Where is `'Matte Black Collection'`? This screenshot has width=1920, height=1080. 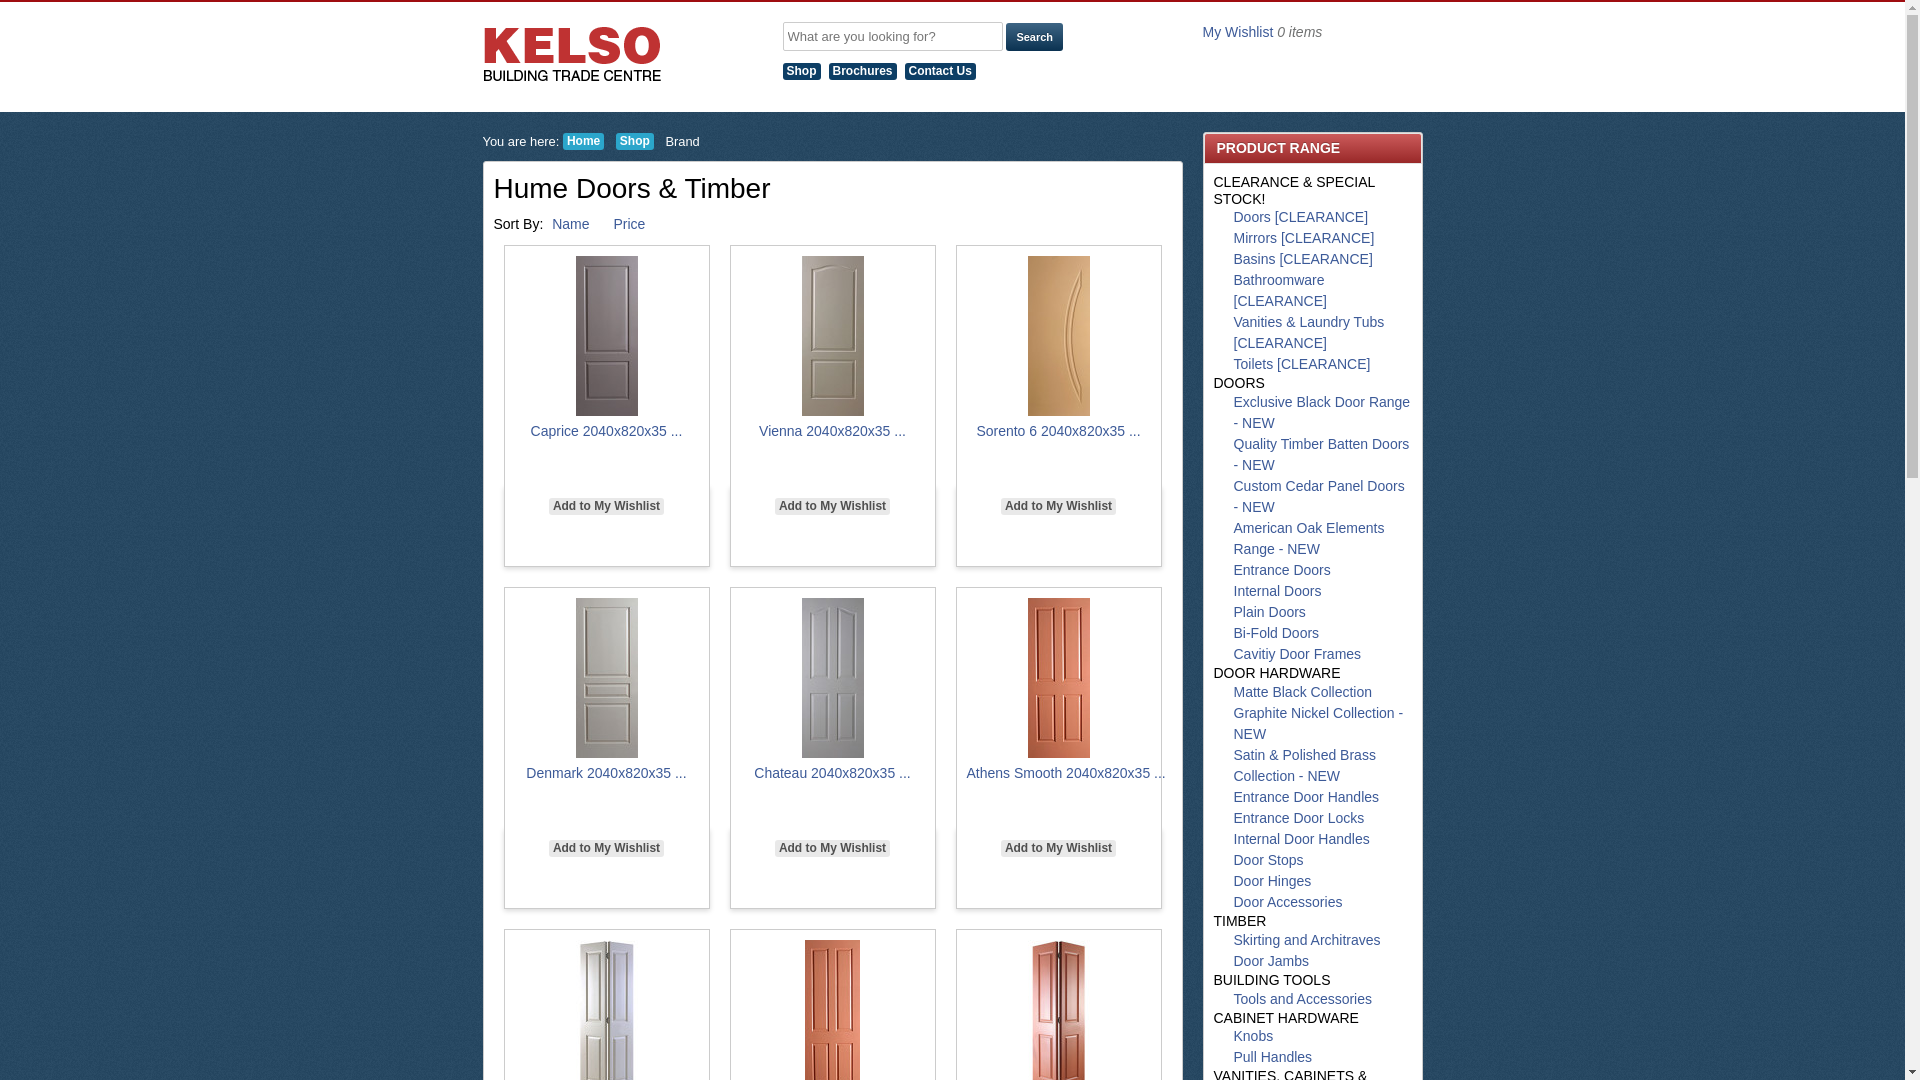 'Matte Black Collection' is located at coordinates (1303, 690).